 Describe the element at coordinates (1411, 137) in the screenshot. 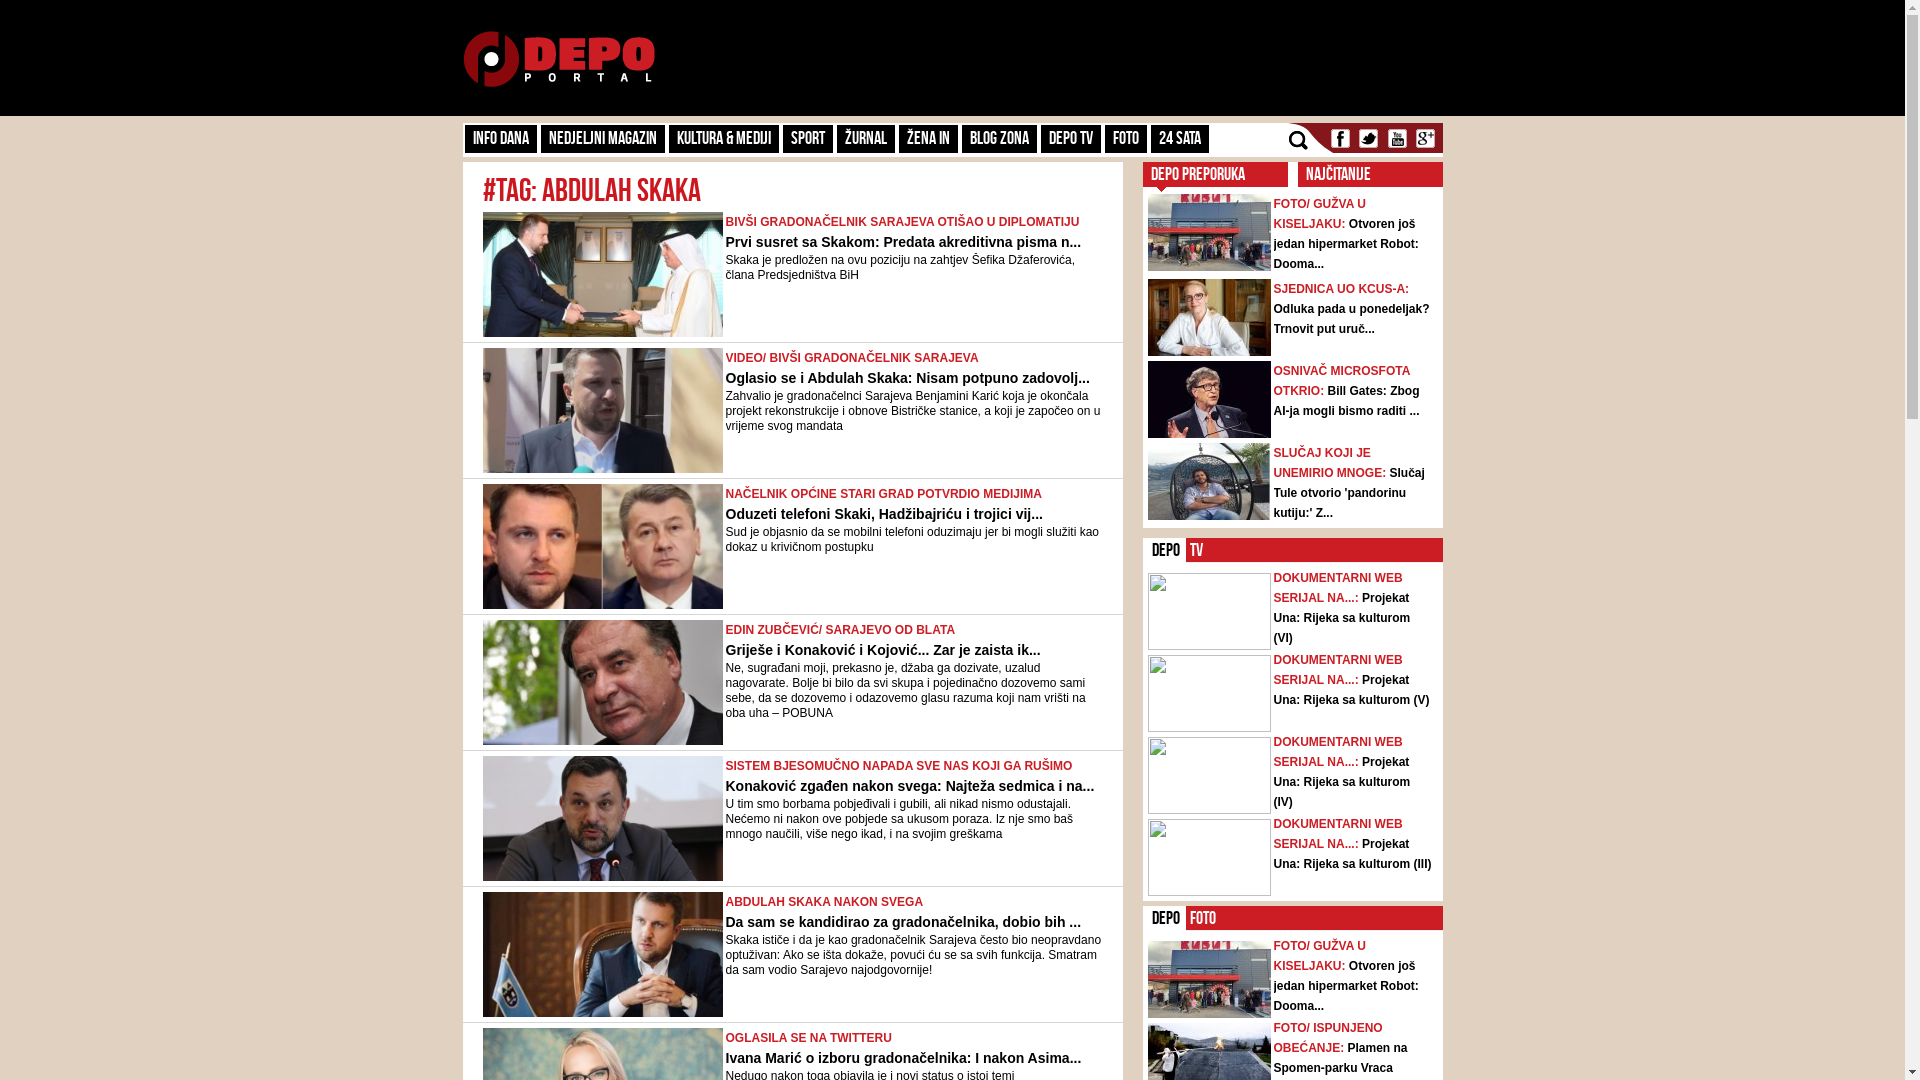

I see `'Gmail'` at that location.